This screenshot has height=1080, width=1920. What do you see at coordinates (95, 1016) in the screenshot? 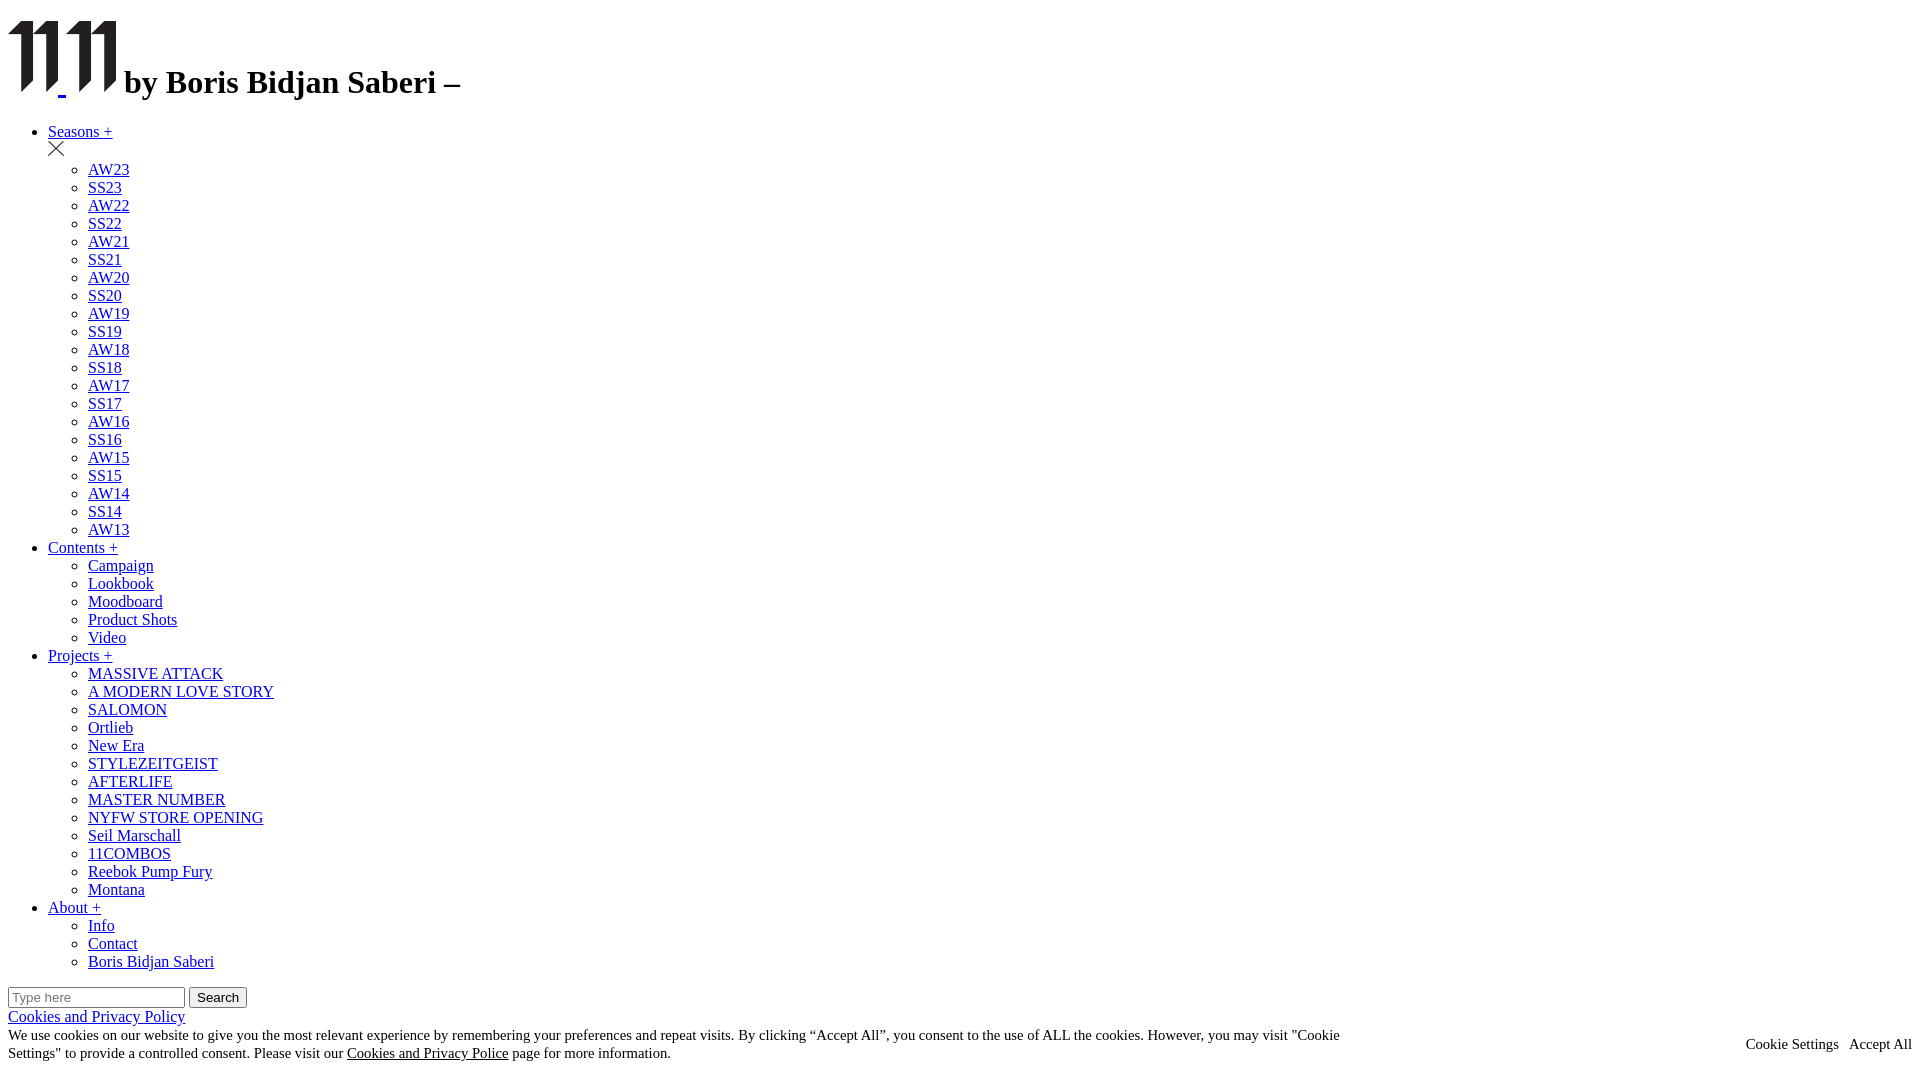
I see `'Cookies and Privacy Policy'` at bounding box center [95, 1016].